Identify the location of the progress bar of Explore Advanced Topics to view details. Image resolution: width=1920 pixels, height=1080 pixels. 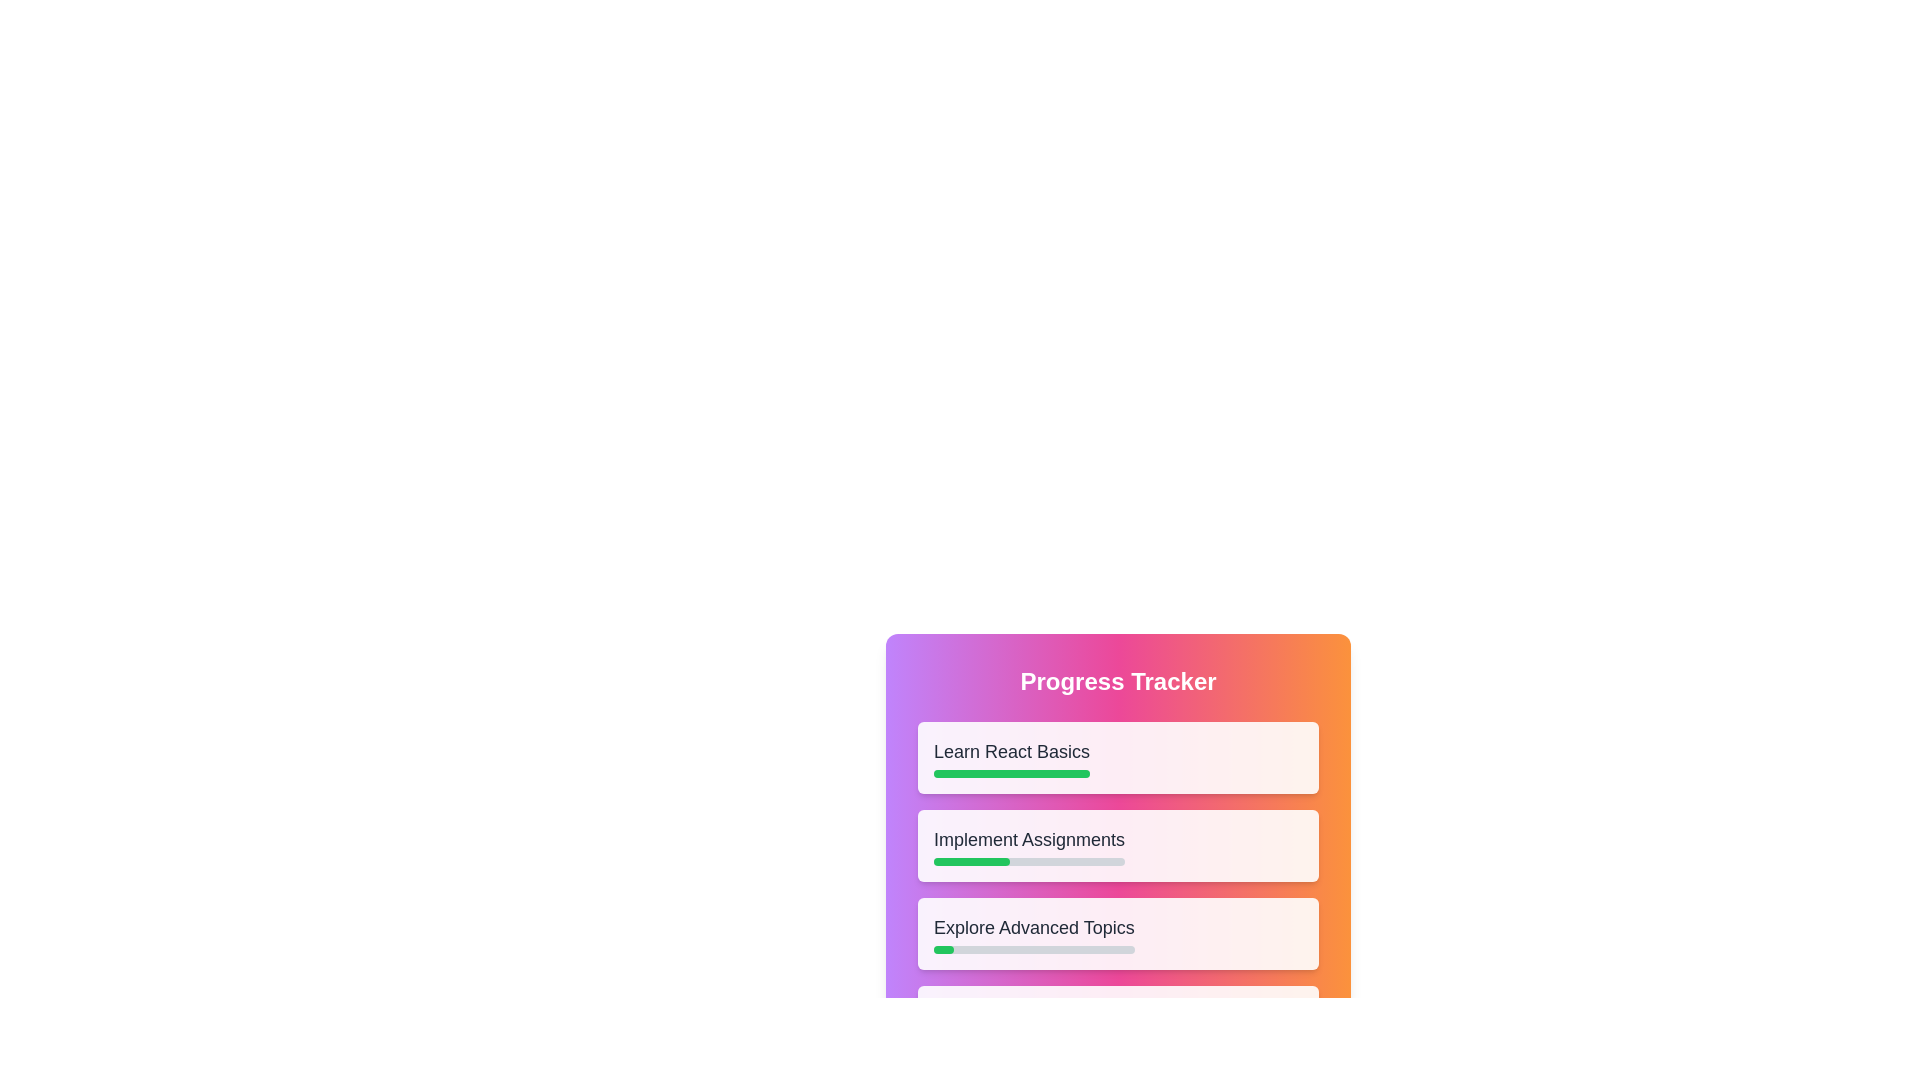
(943, 948).